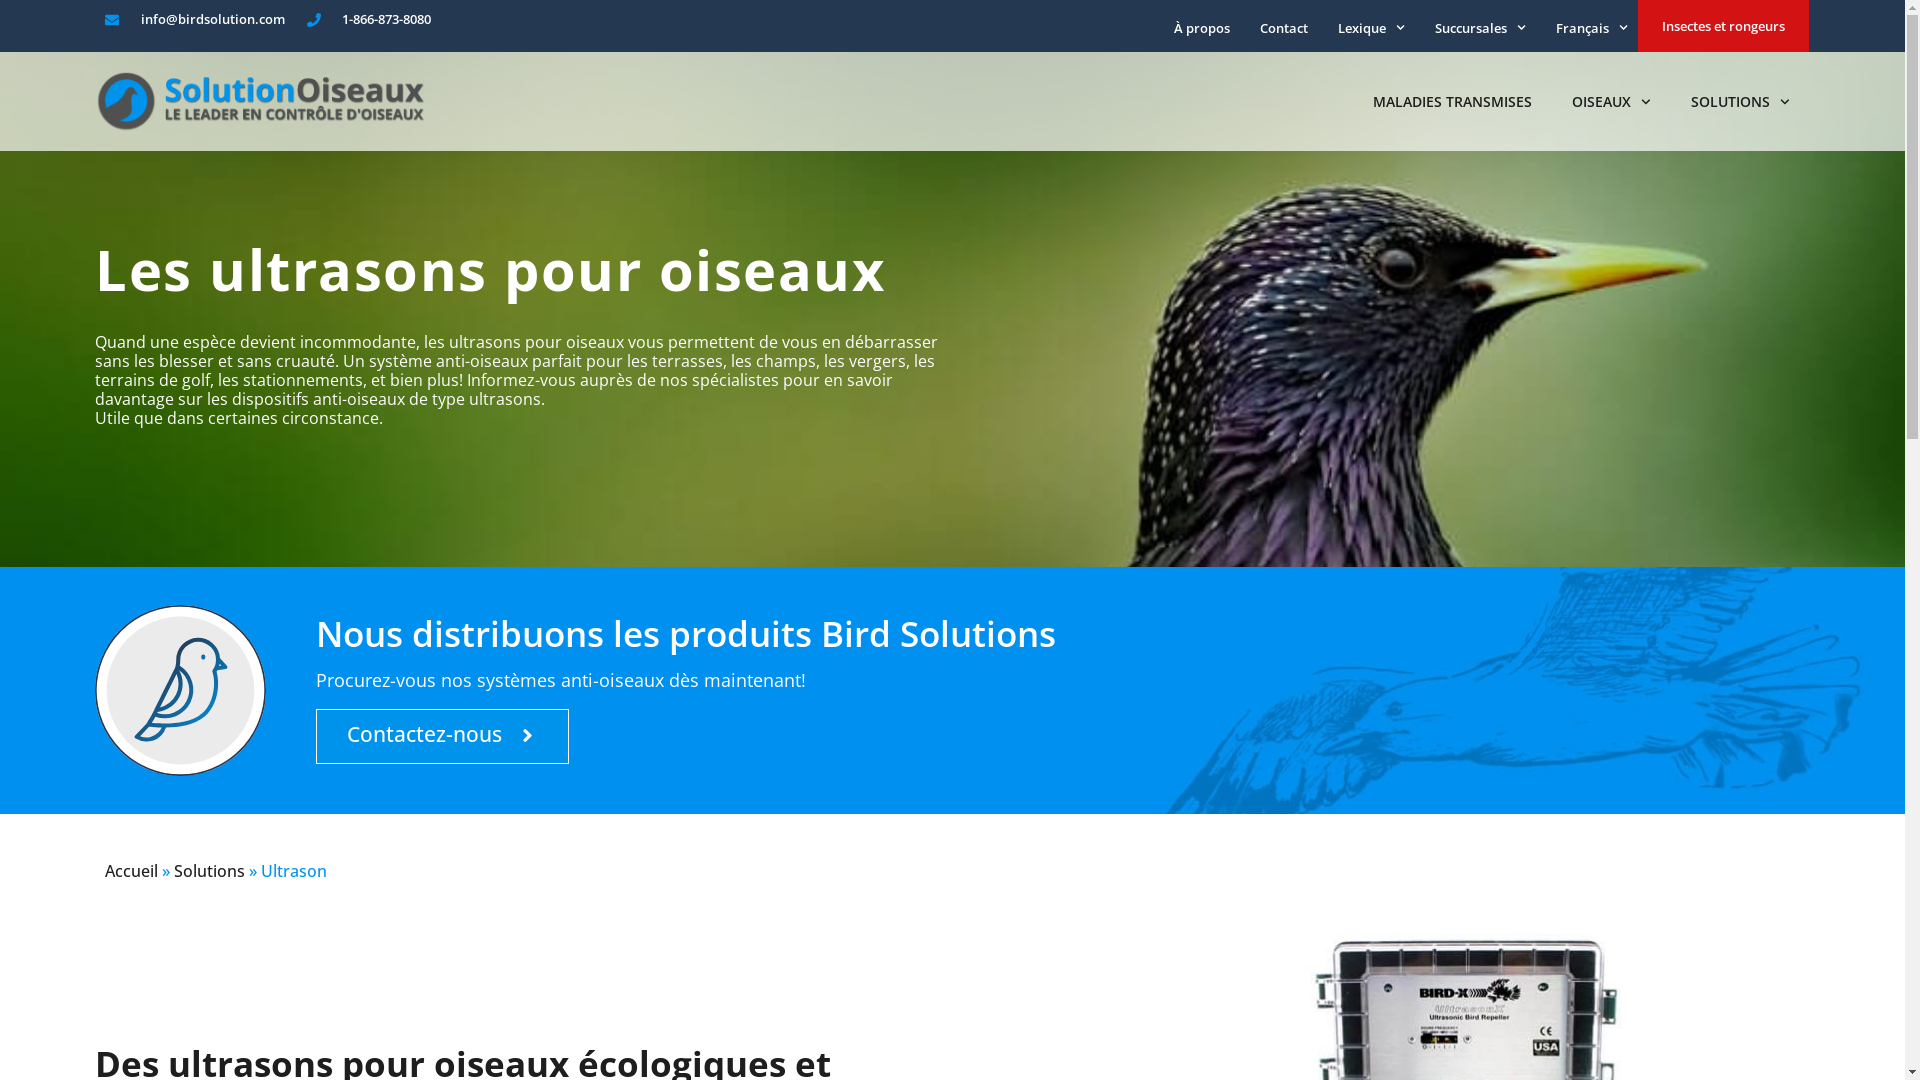 This screenshot has width=1920, height=1080. What do you see at coordinates (195, 19) in the screenshot?
I see `'info@birdsolution.com'` at bounding box center [195, 19].